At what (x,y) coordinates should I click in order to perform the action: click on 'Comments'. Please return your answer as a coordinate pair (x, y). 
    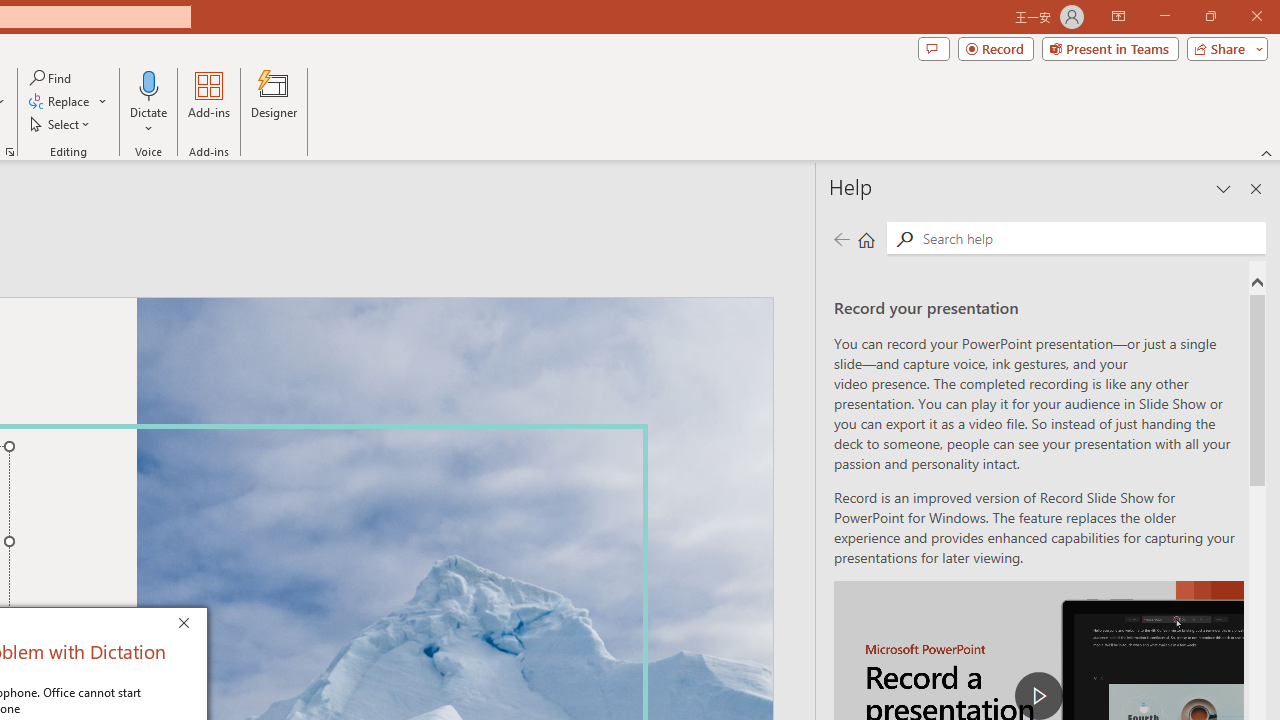
    Looking at the image, I should click on (932, 47).